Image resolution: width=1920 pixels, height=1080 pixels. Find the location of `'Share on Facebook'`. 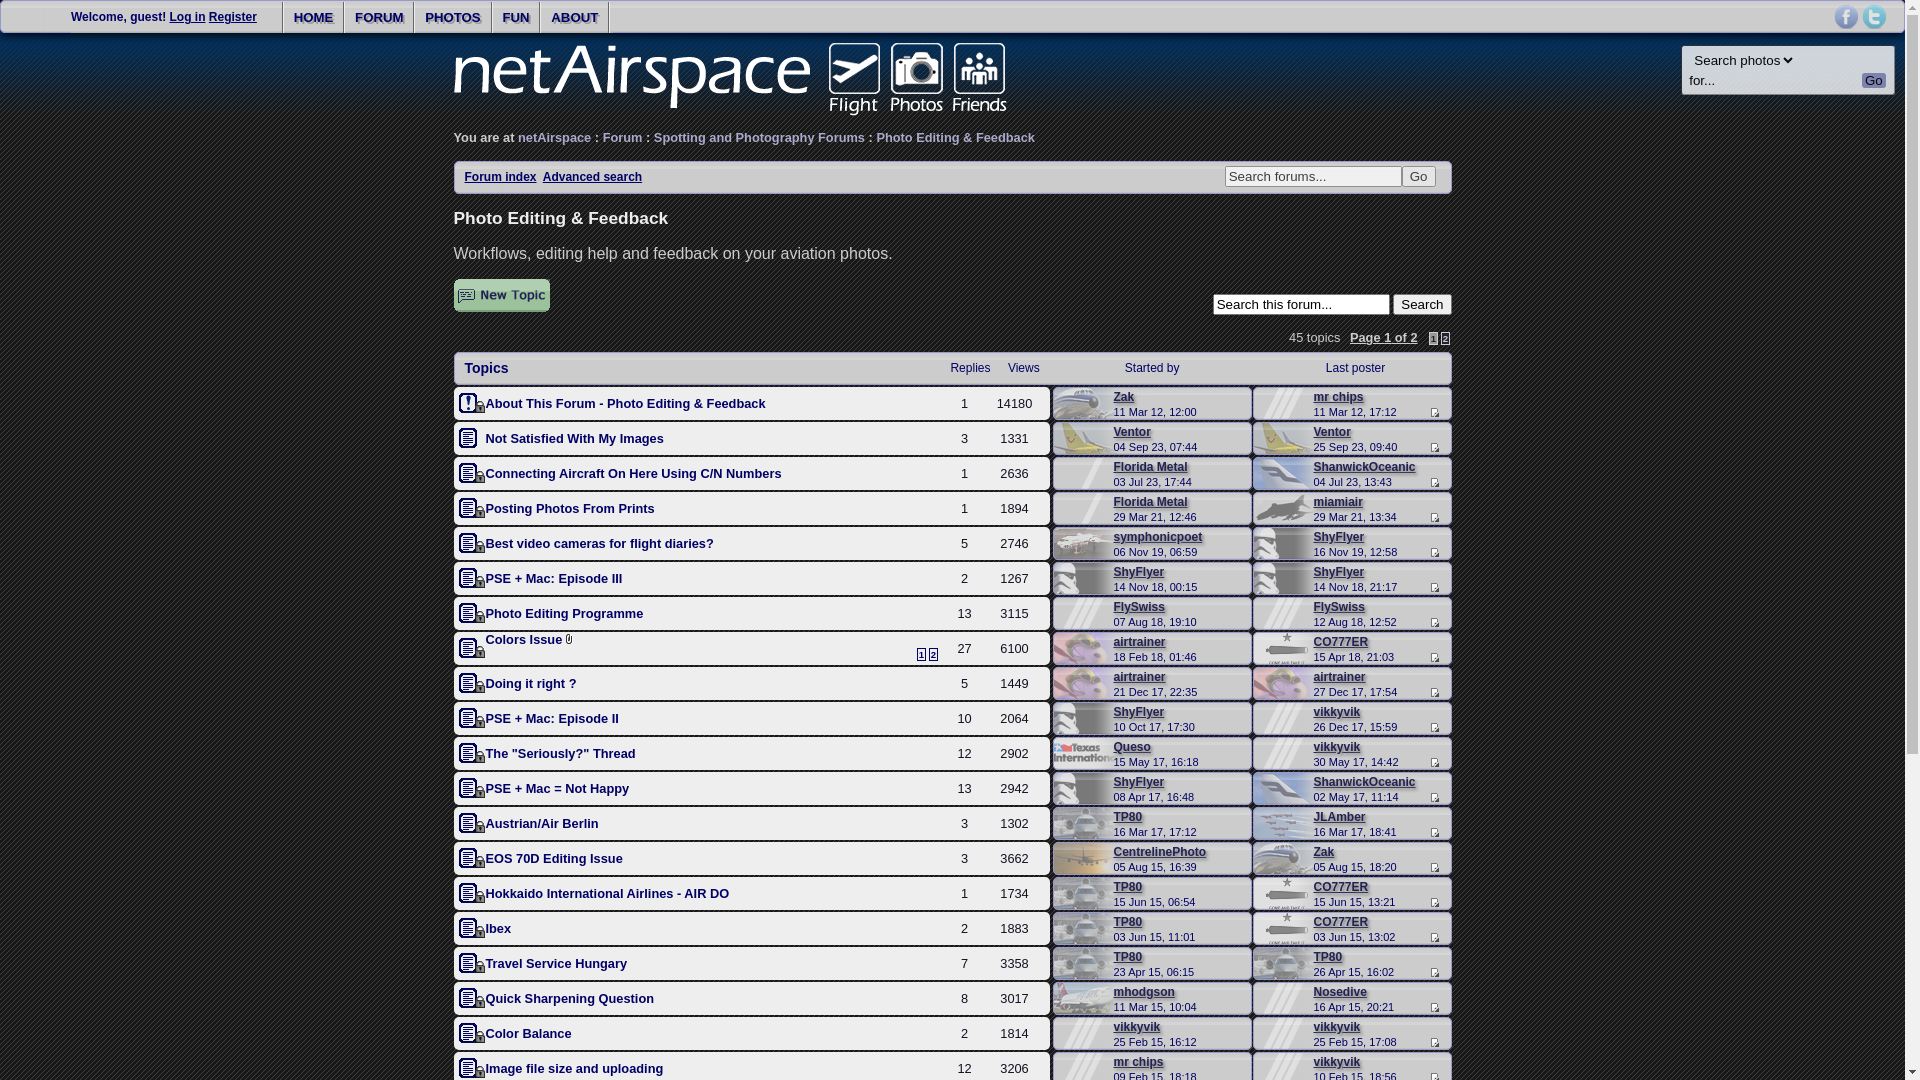

'Share on Facebook' is located at coordinates (1833, 16).